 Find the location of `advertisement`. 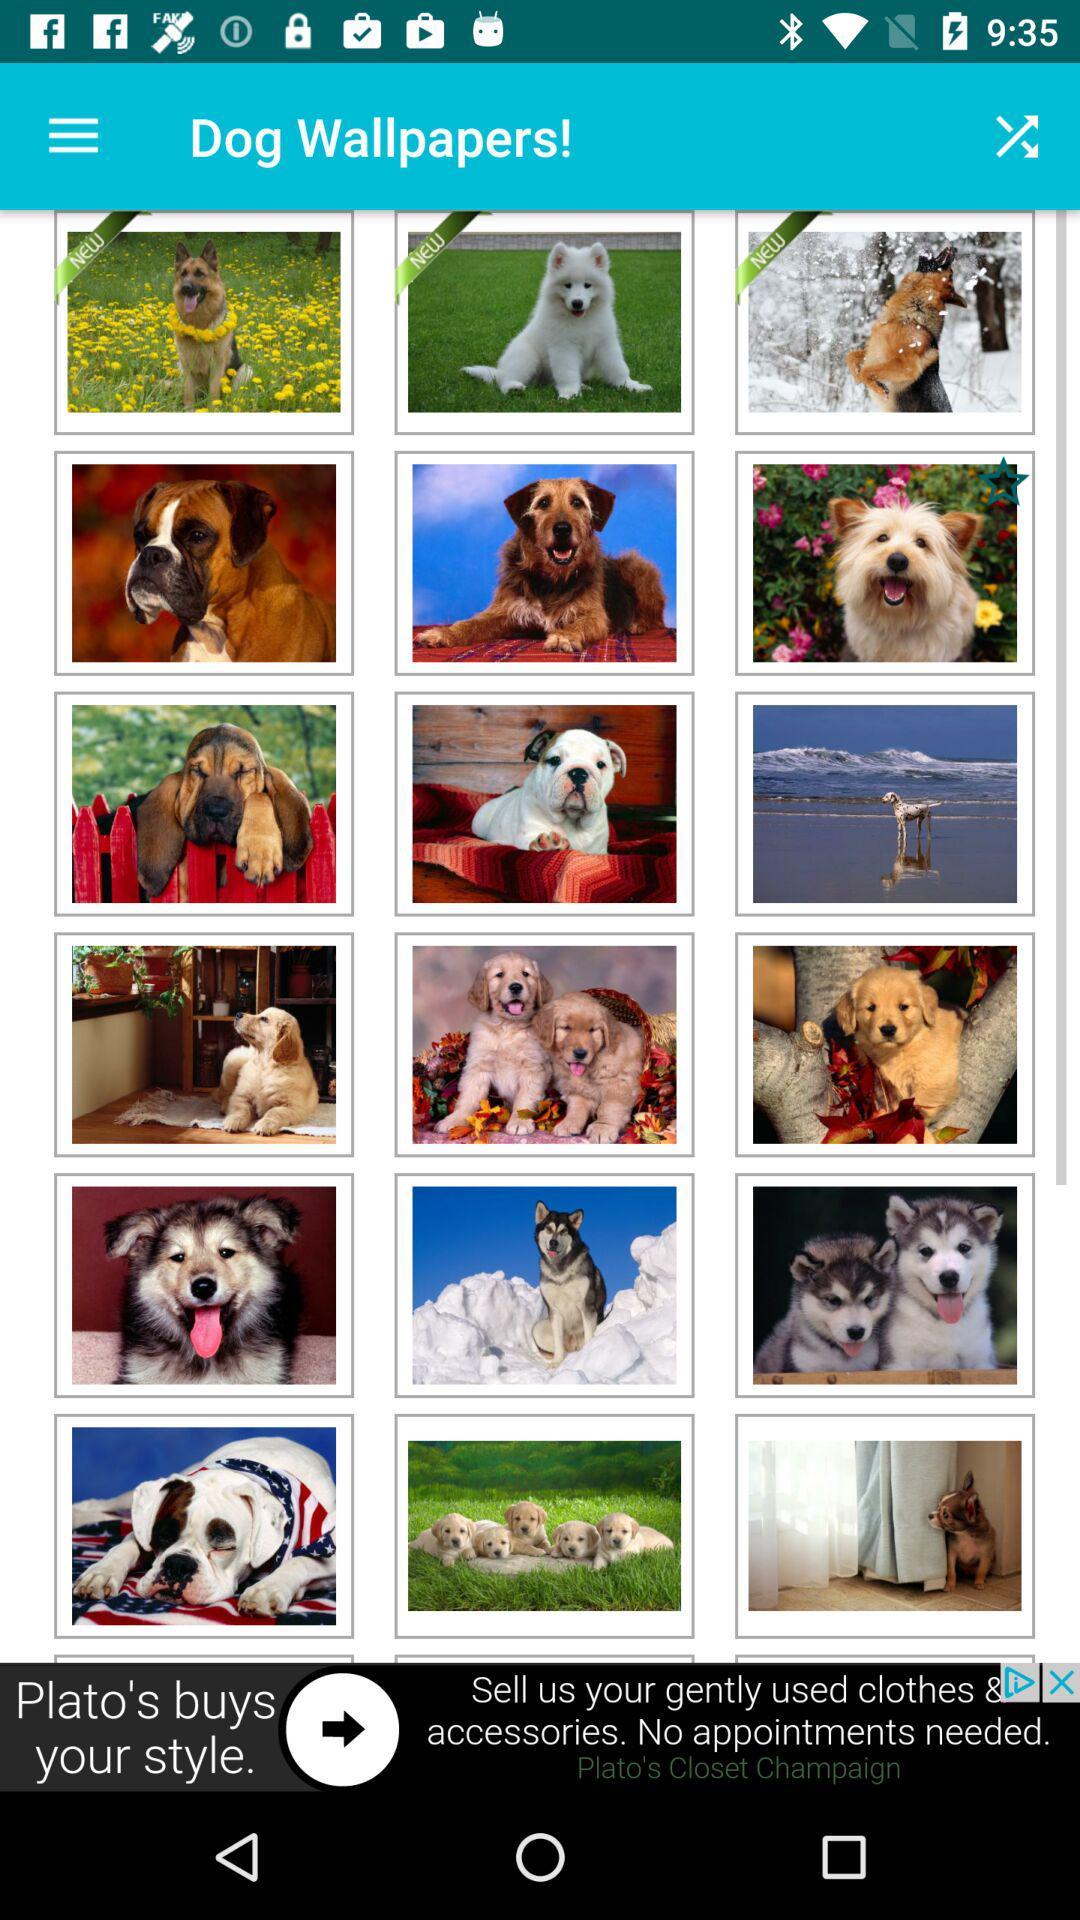

advertisement is located at coordinates (540, 1727).